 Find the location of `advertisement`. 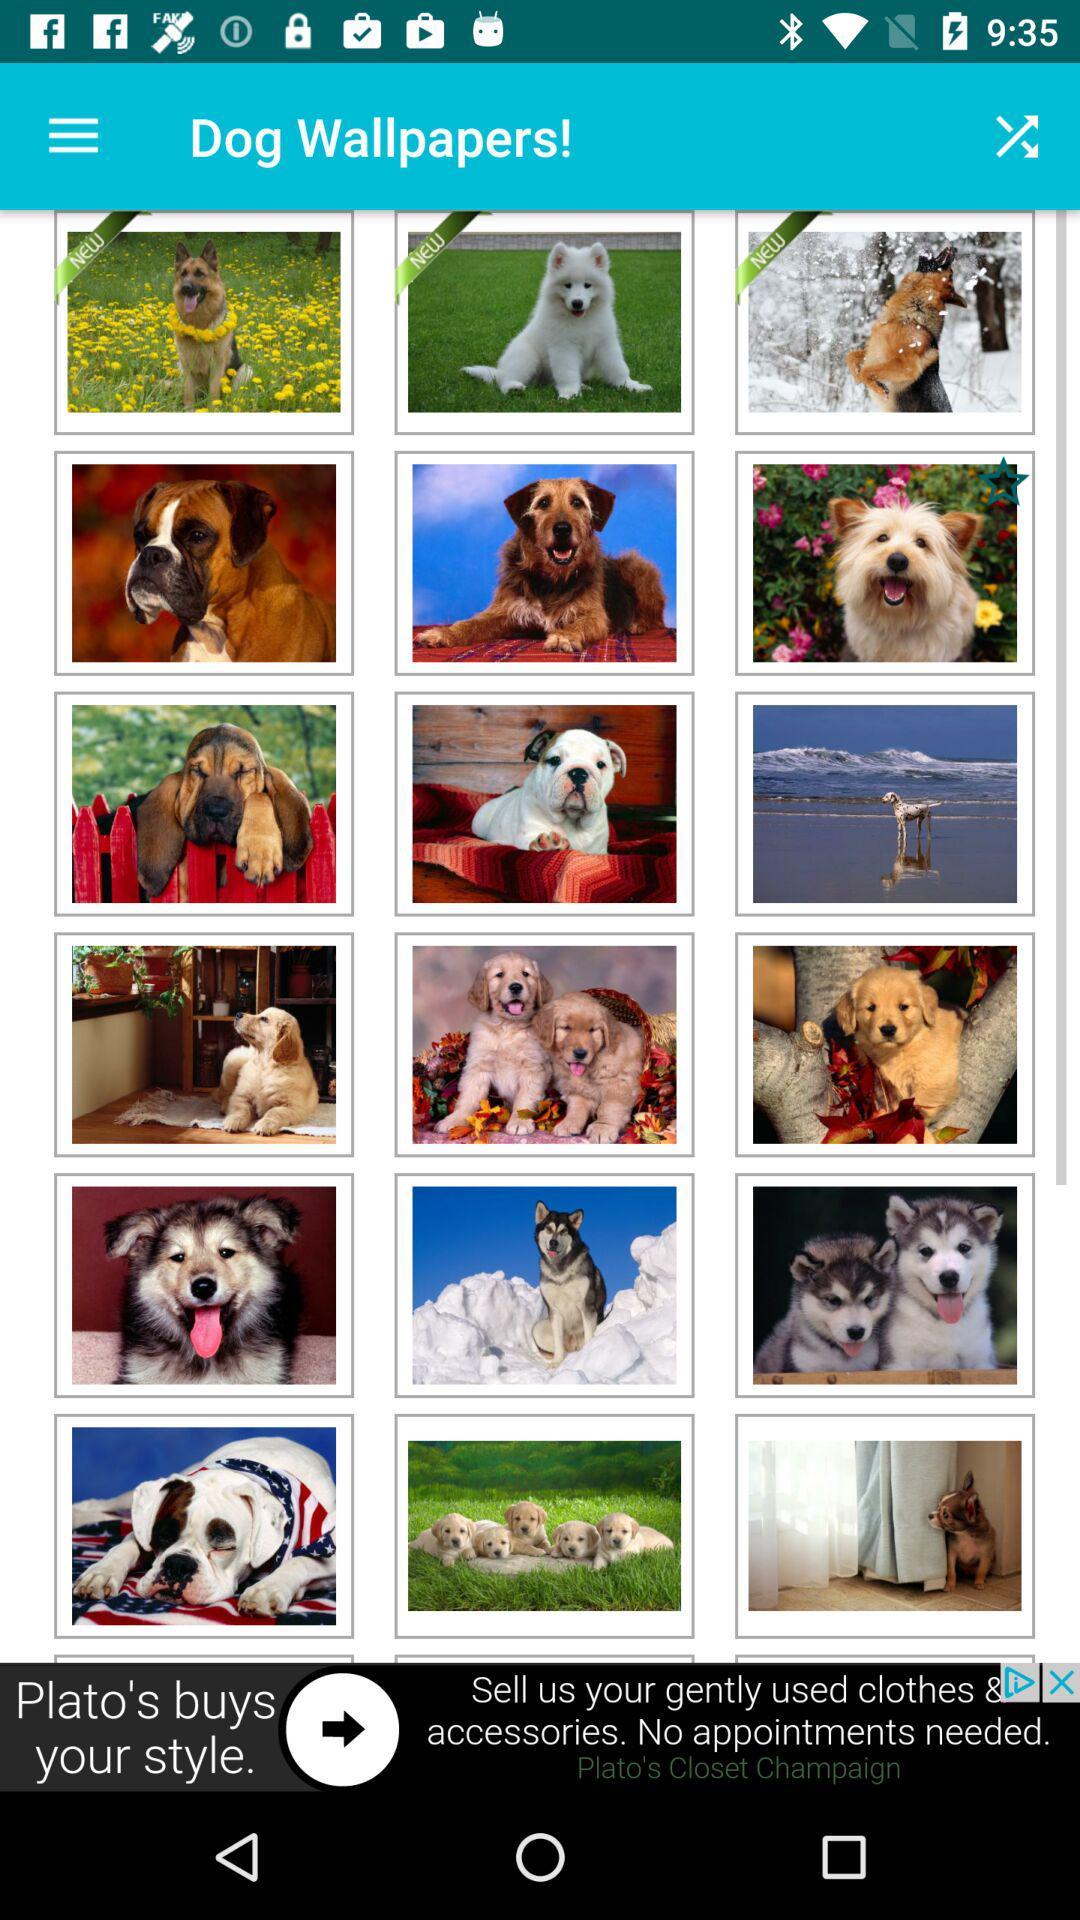

advertisement is located at coordinates (540, 1727).